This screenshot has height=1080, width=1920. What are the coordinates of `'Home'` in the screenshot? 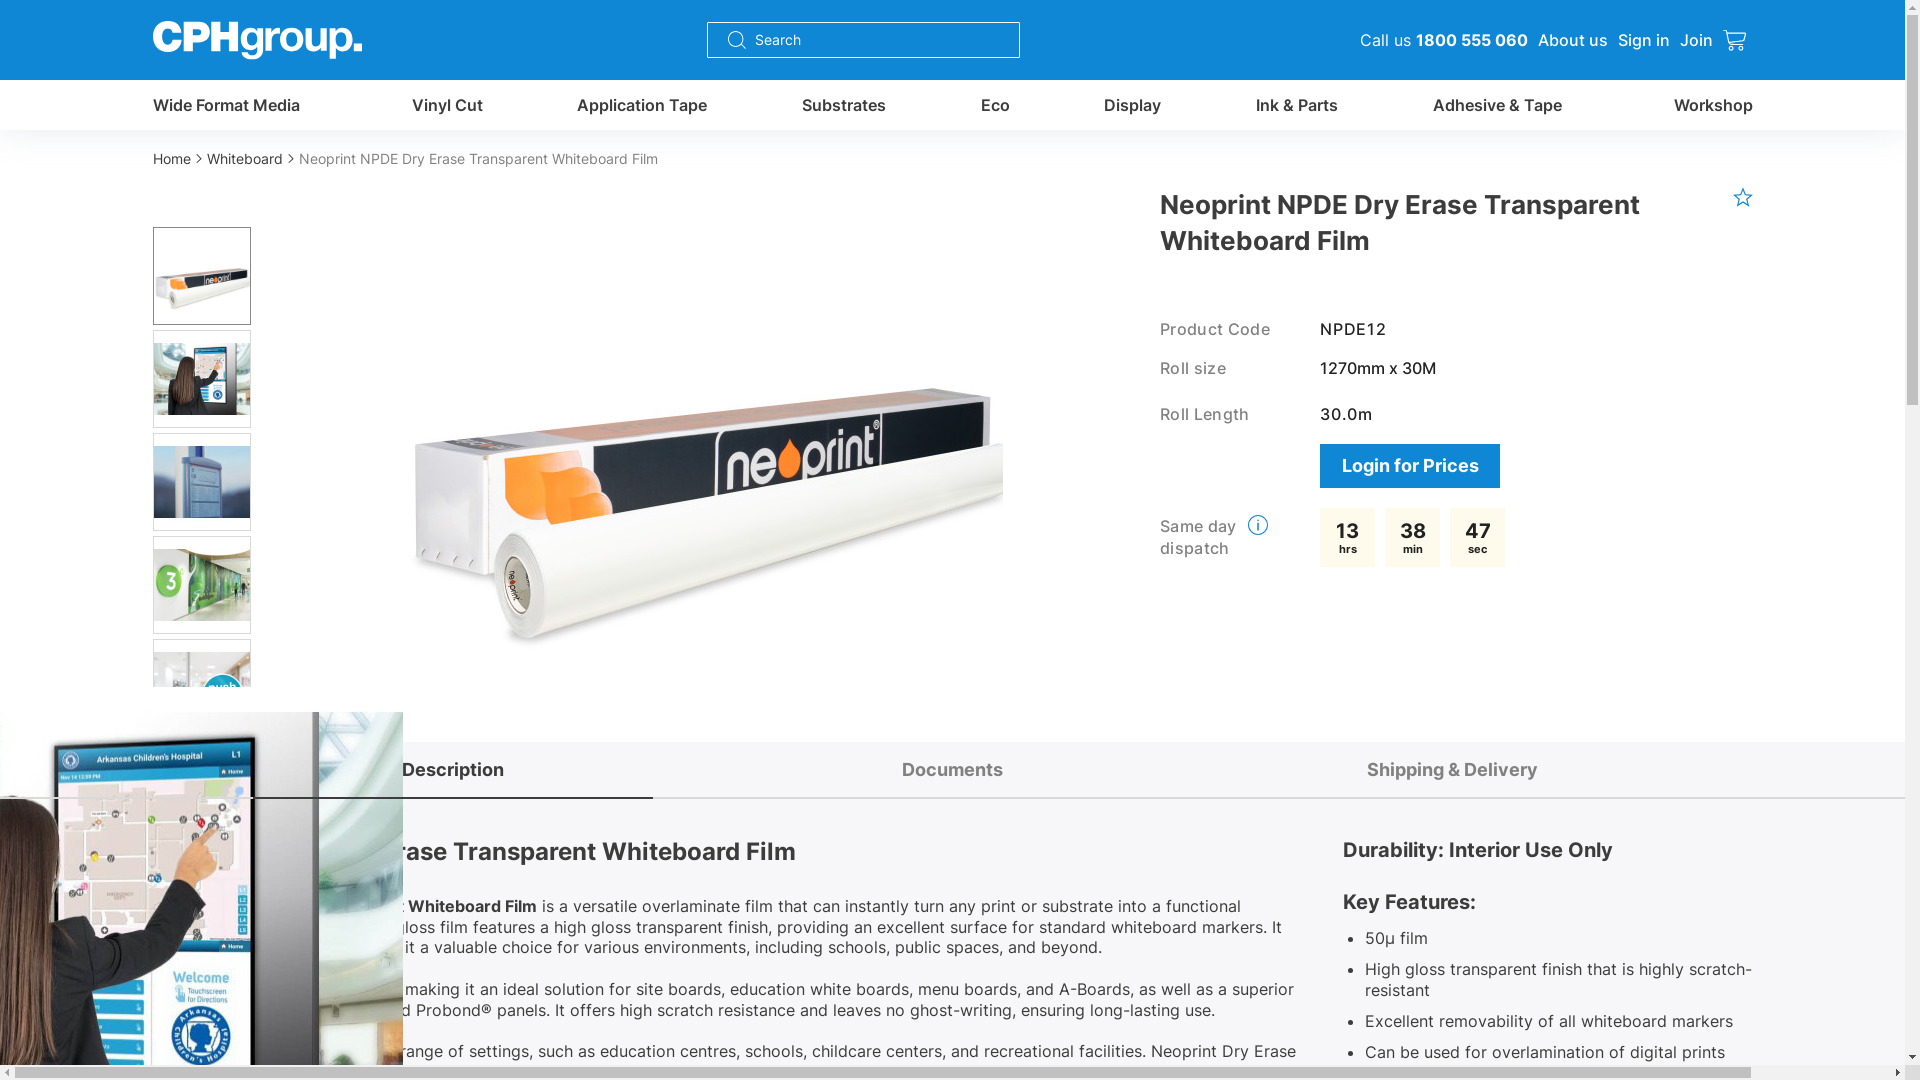 It's located at (178, 157).